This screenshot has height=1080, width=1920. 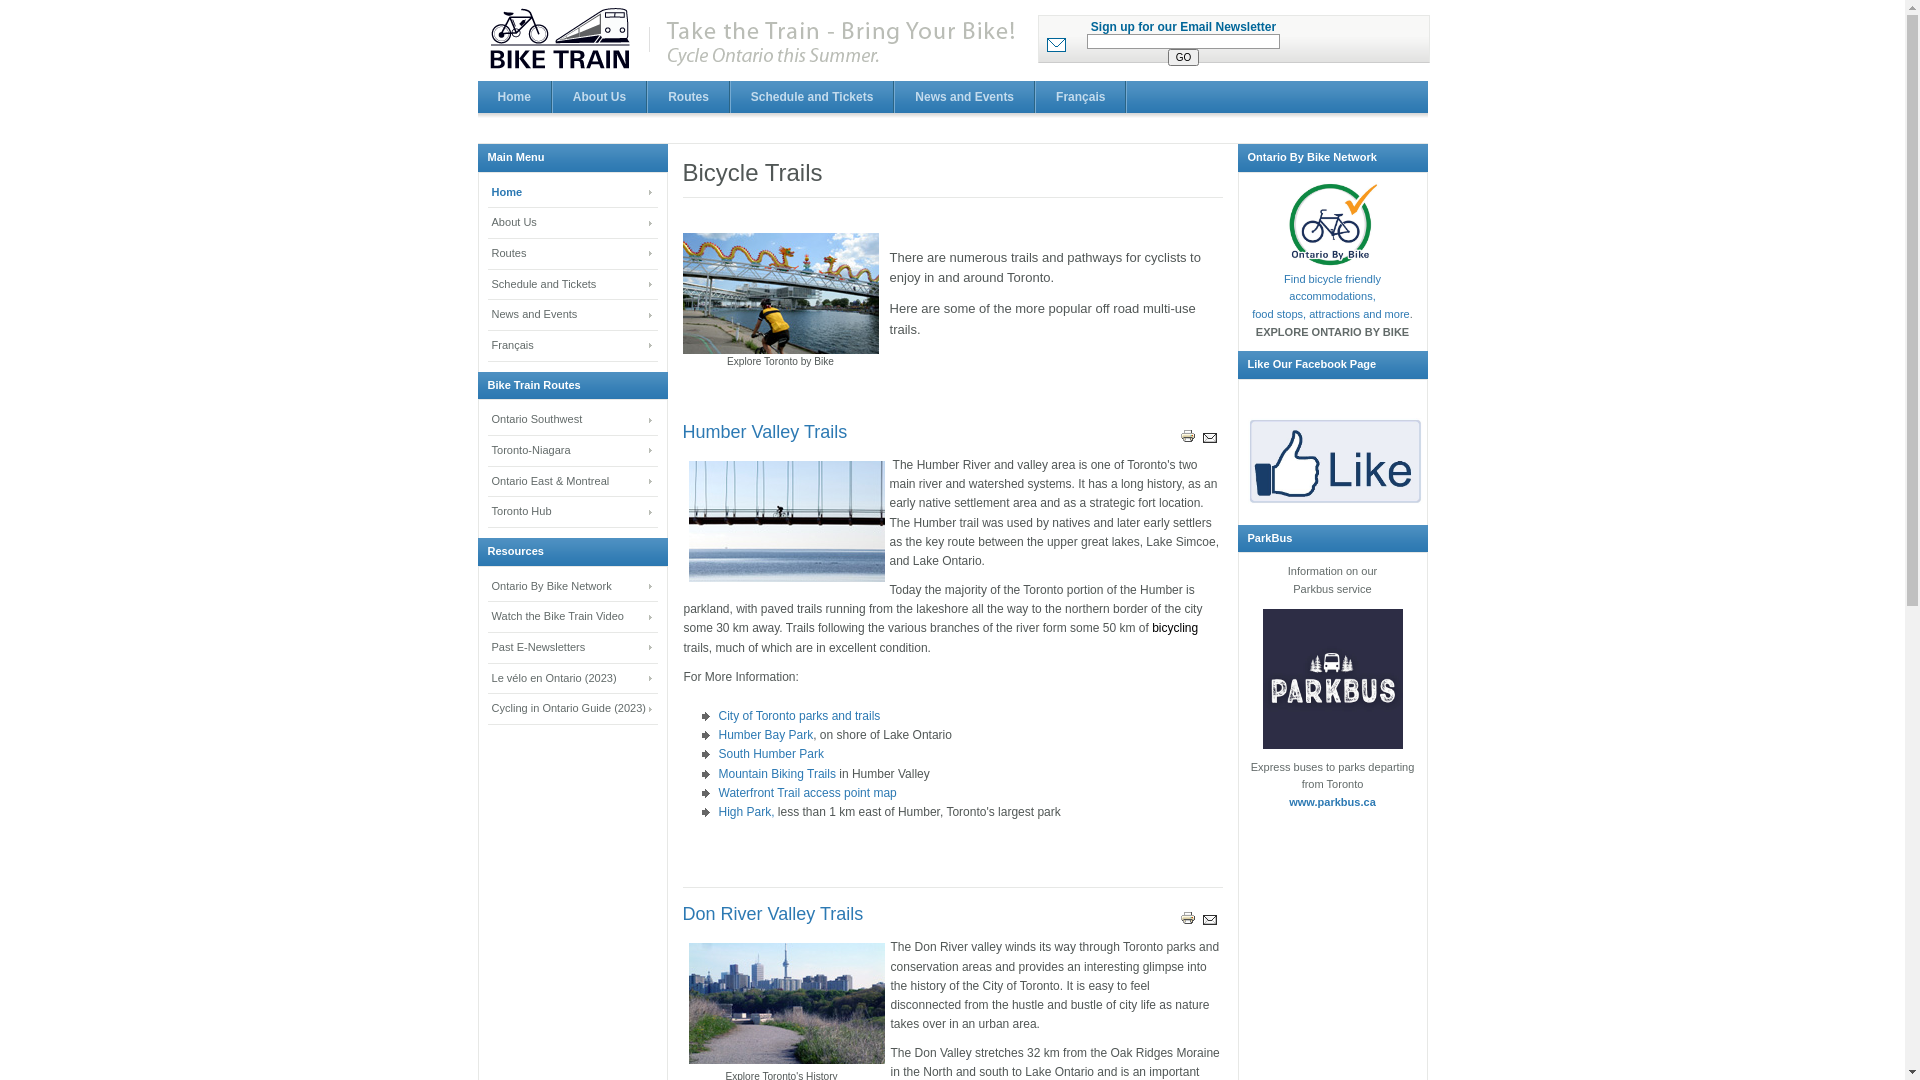 What do you see at coordinates (744, 812) in the screenshot?
I see `'High Park,'` at bounding box center [744, 812].